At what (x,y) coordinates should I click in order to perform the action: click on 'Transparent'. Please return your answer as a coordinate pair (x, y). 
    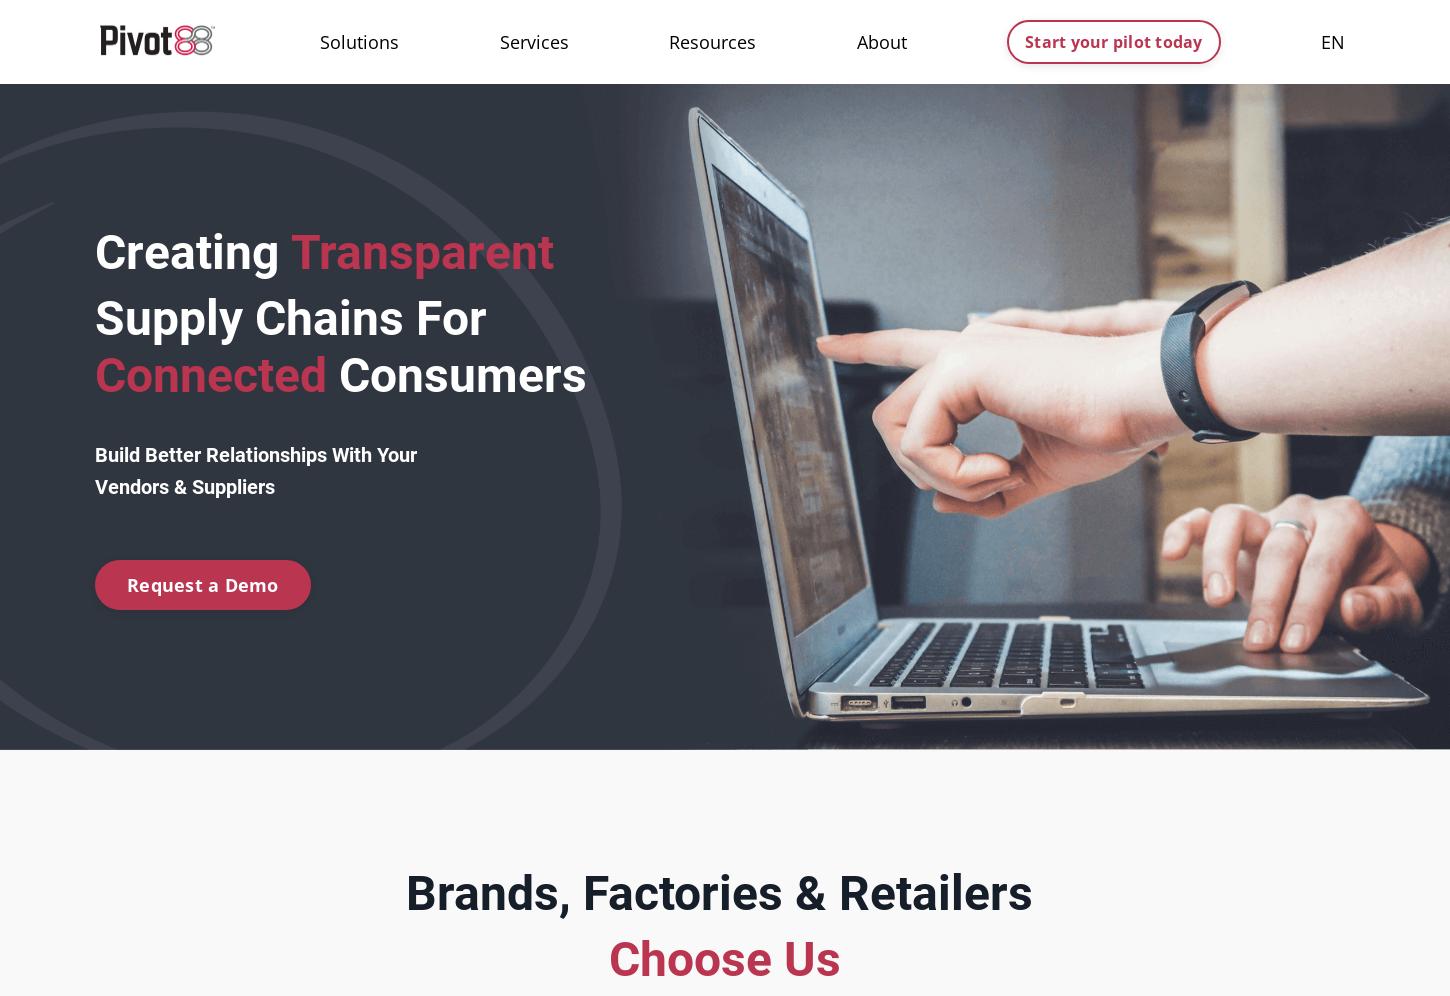
    Looking at the image, I should click on (415, 252).